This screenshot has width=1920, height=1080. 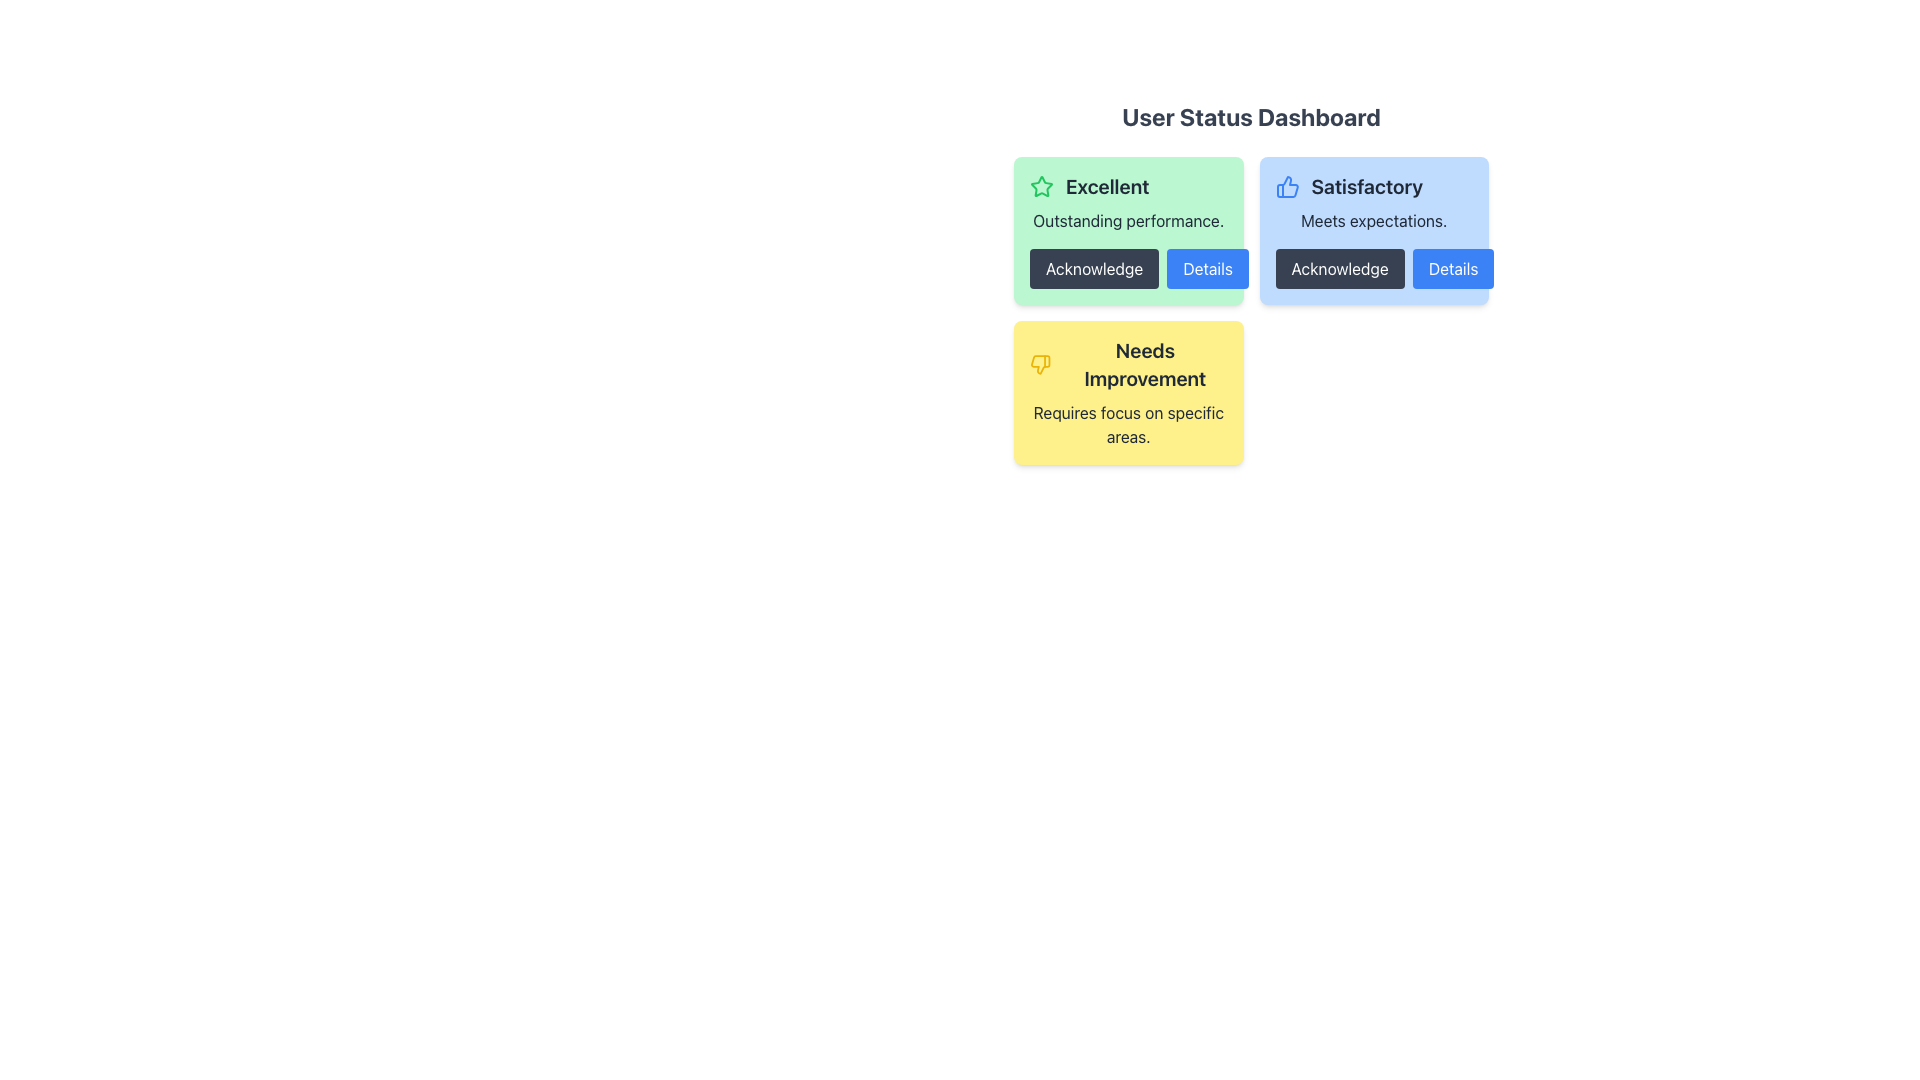 I want to click on the green outlined star icon located to the left of the word 'Excellent' within the green-highlighted box, so click(x=1040, y=186).